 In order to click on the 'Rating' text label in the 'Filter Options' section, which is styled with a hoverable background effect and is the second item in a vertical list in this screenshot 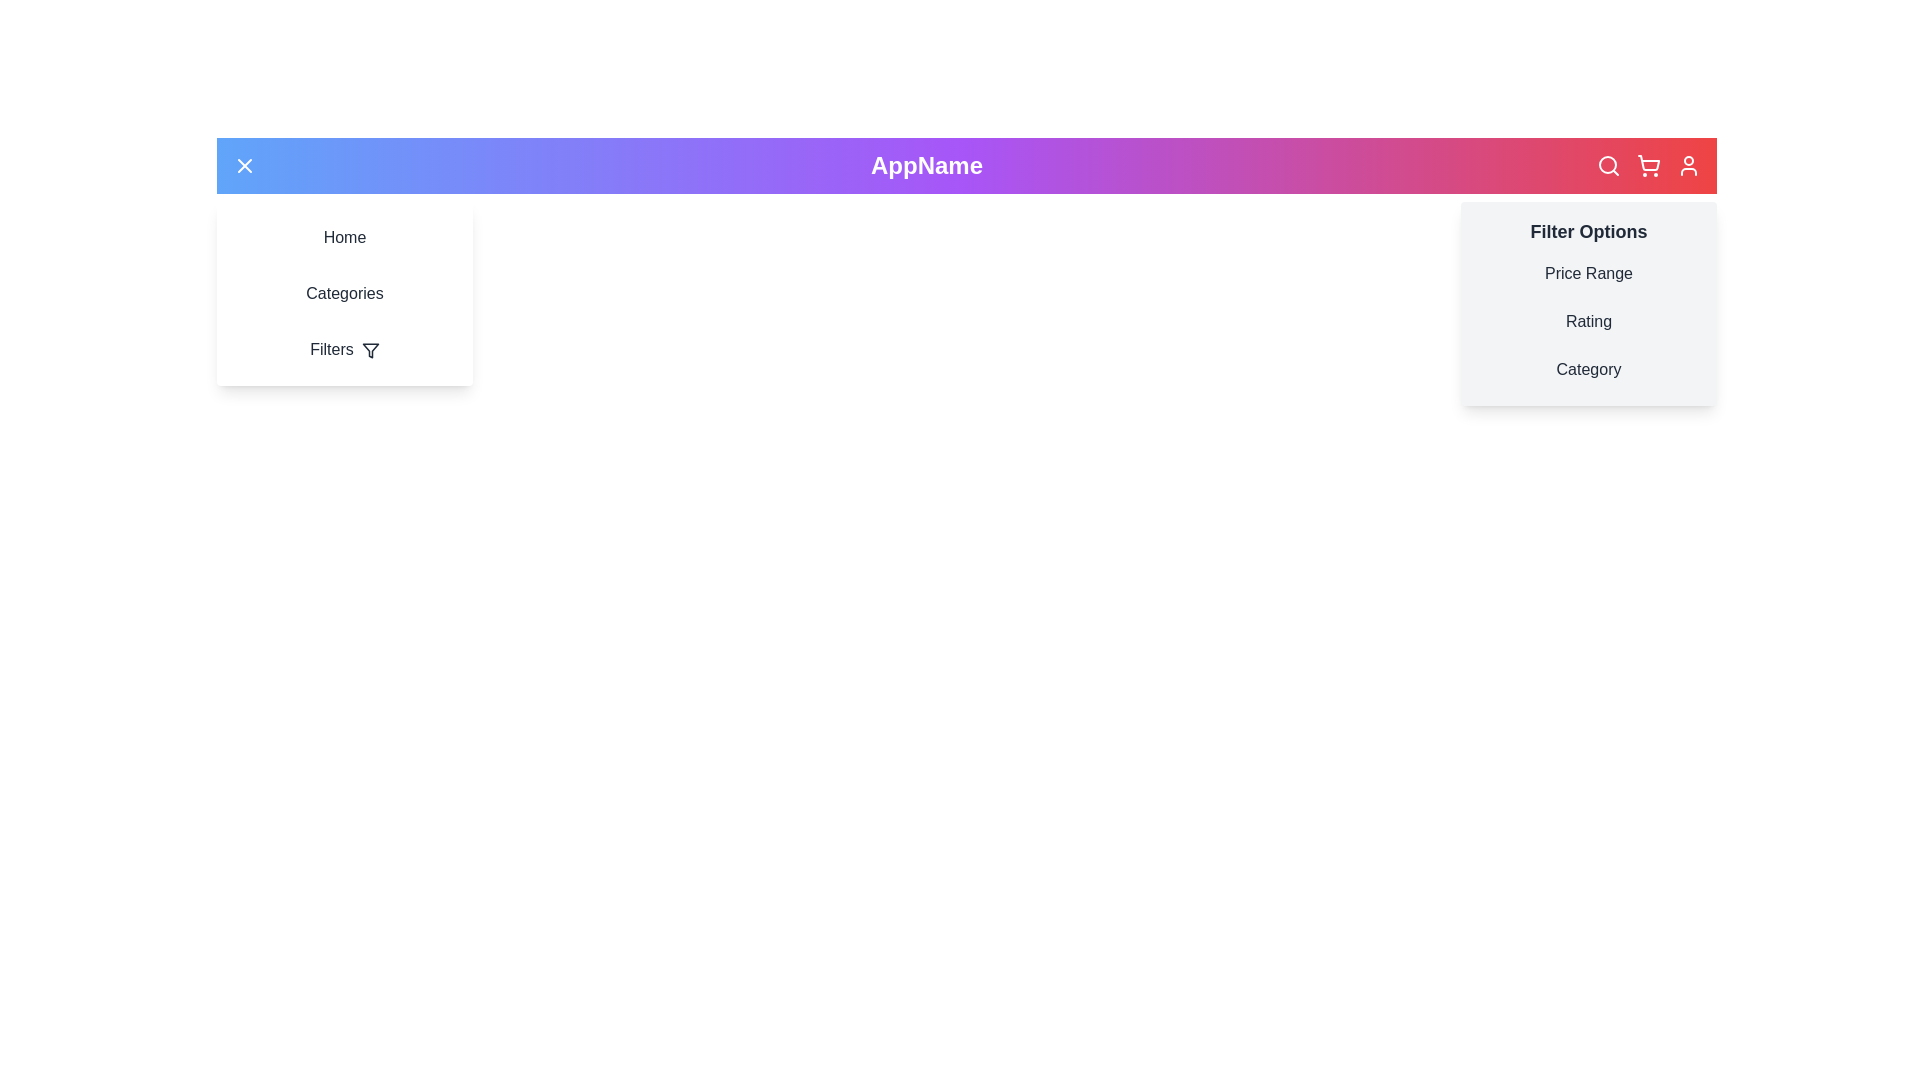, I will do `click(1587, 320)`.